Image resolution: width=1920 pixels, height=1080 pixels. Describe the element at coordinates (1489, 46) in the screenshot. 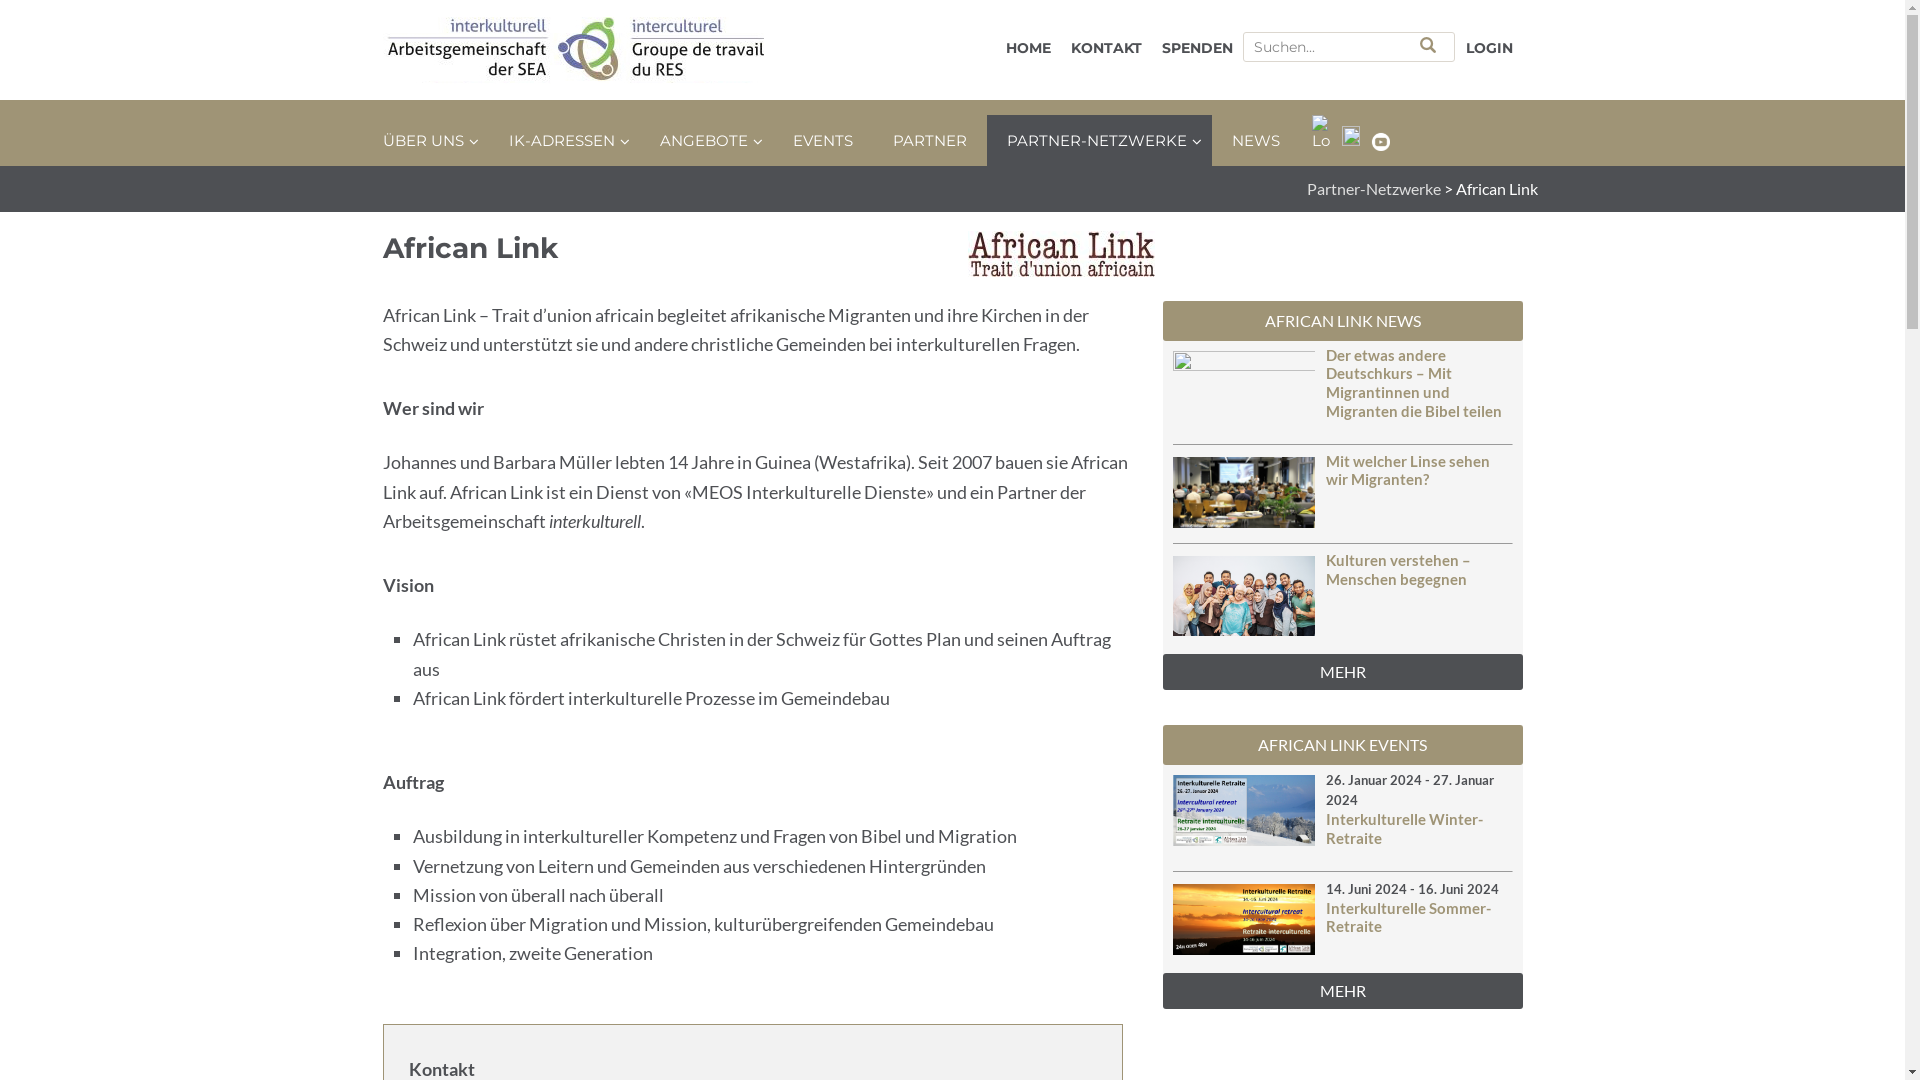

I see `'LOGIN'` at that location.